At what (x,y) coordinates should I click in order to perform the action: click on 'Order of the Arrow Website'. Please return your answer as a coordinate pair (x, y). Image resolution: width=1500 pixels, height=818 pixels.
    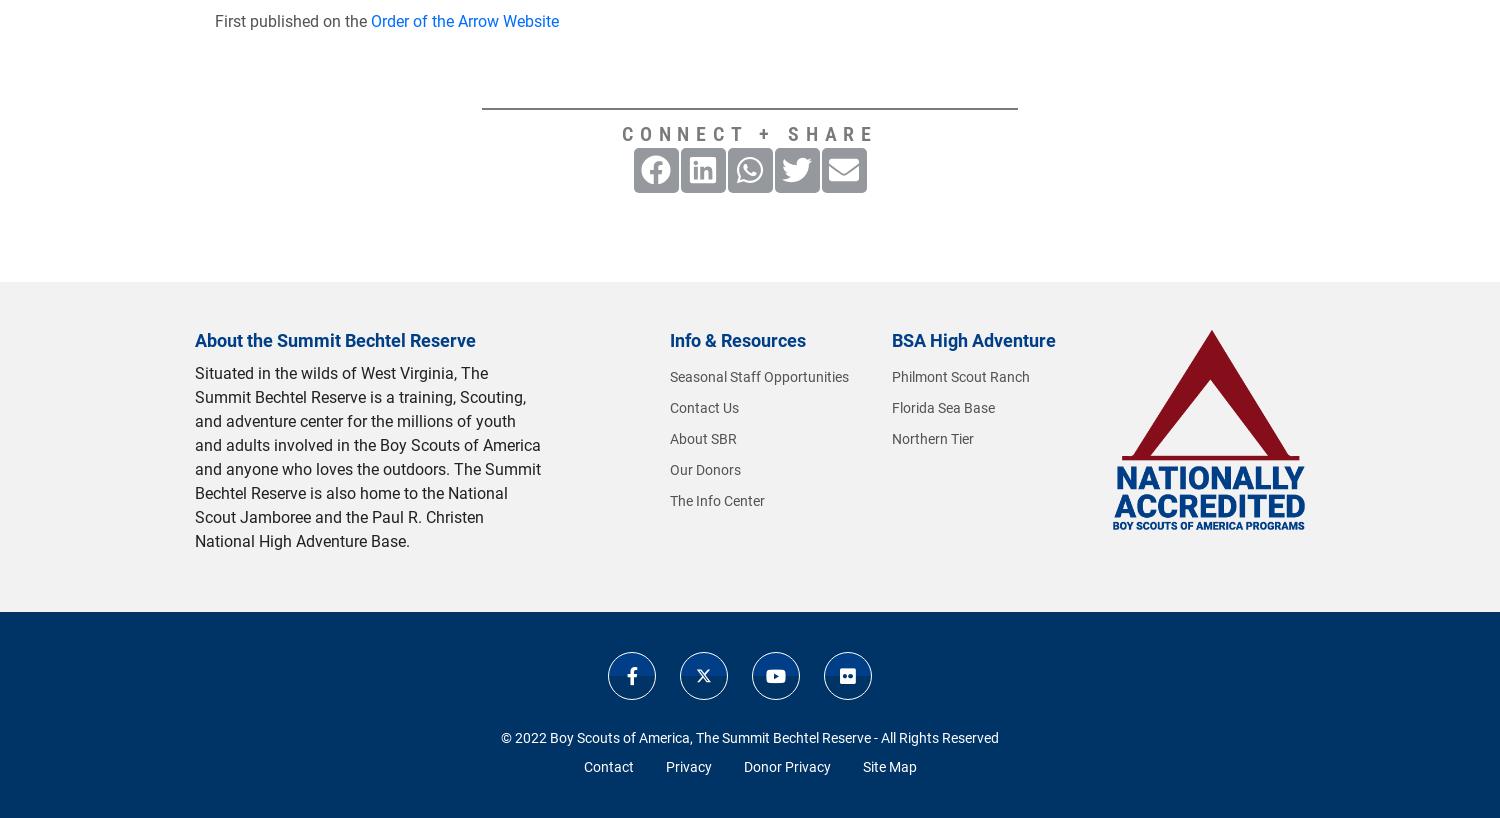
    Looking at the image, I should click on (462, 19).